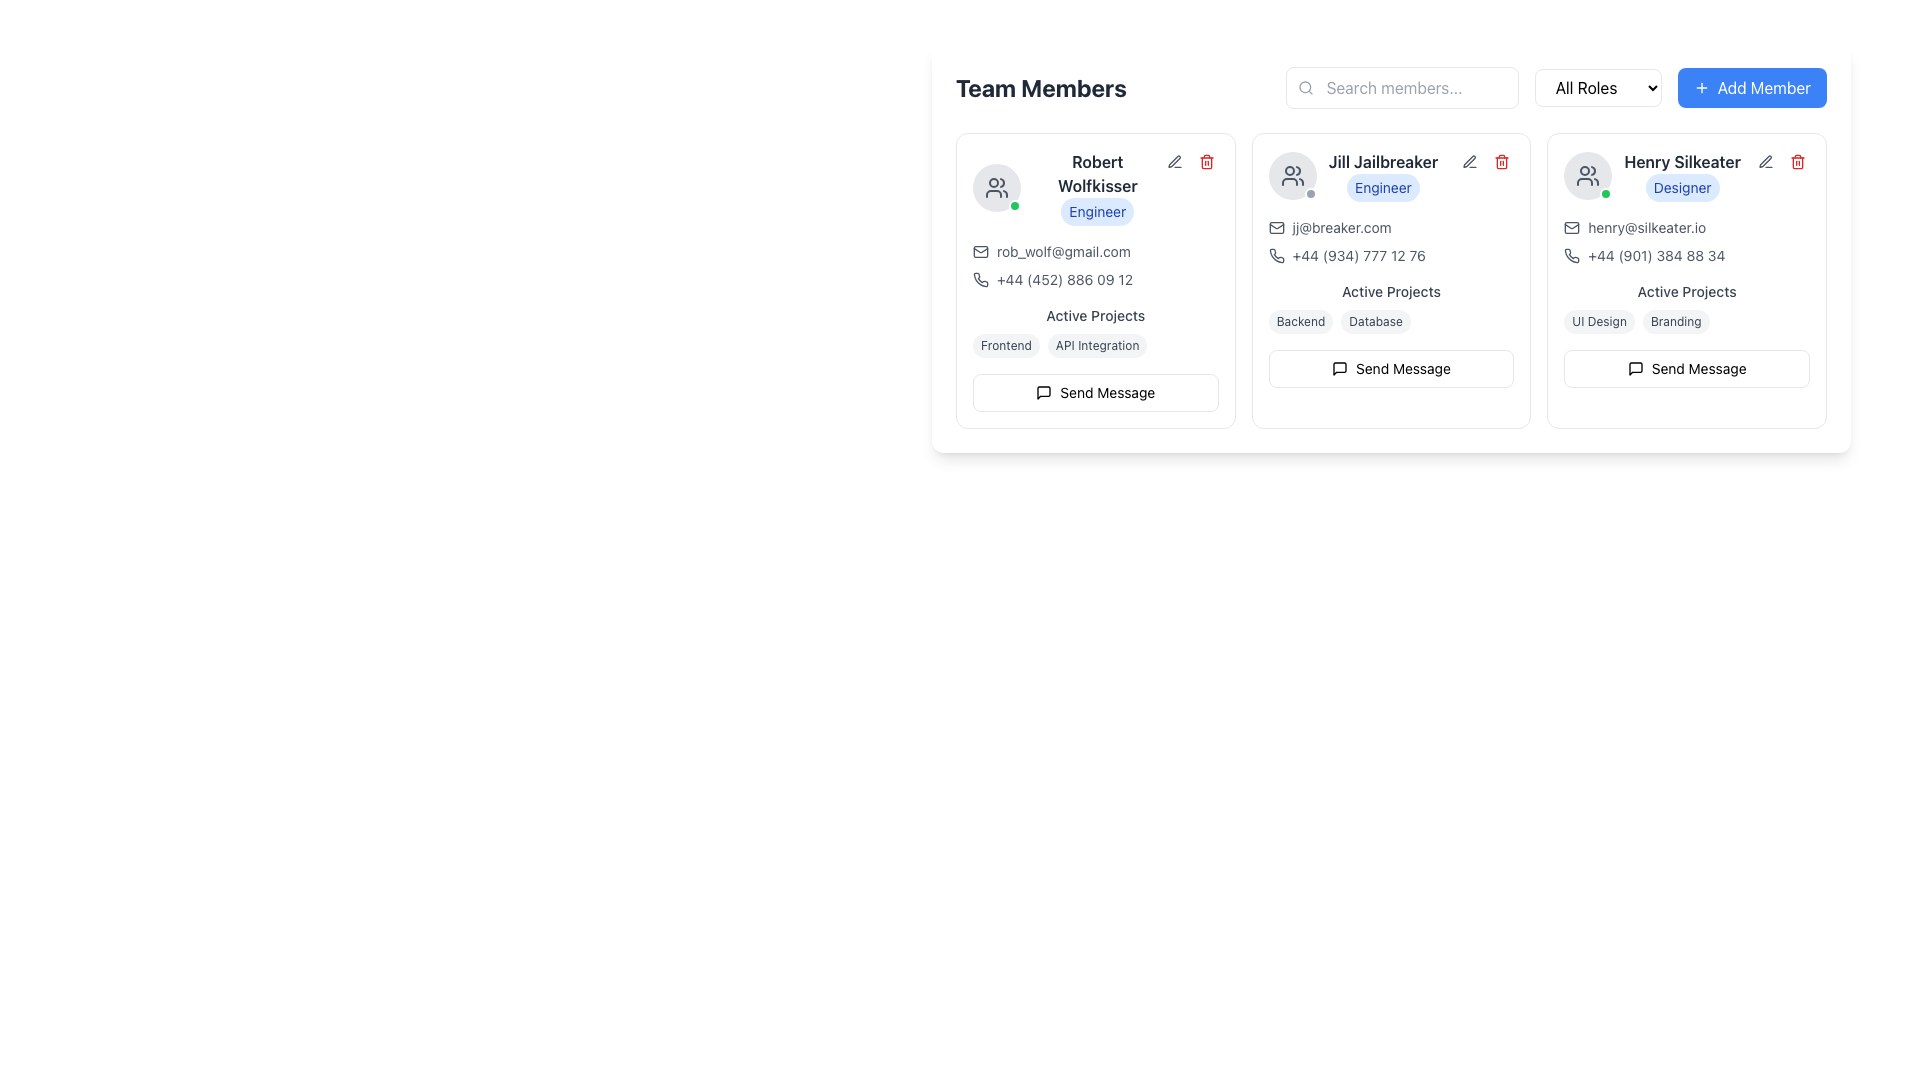 The height and width of the screenshot is (1080, 1920). What do you see at coordinates (1275, 226) in the screenshot?
I see `the decorative icon indicating the contact email address for Jill Jailbreaker, located to the left of 'jj@breaker.com'` at bounding box center [1275, 226].